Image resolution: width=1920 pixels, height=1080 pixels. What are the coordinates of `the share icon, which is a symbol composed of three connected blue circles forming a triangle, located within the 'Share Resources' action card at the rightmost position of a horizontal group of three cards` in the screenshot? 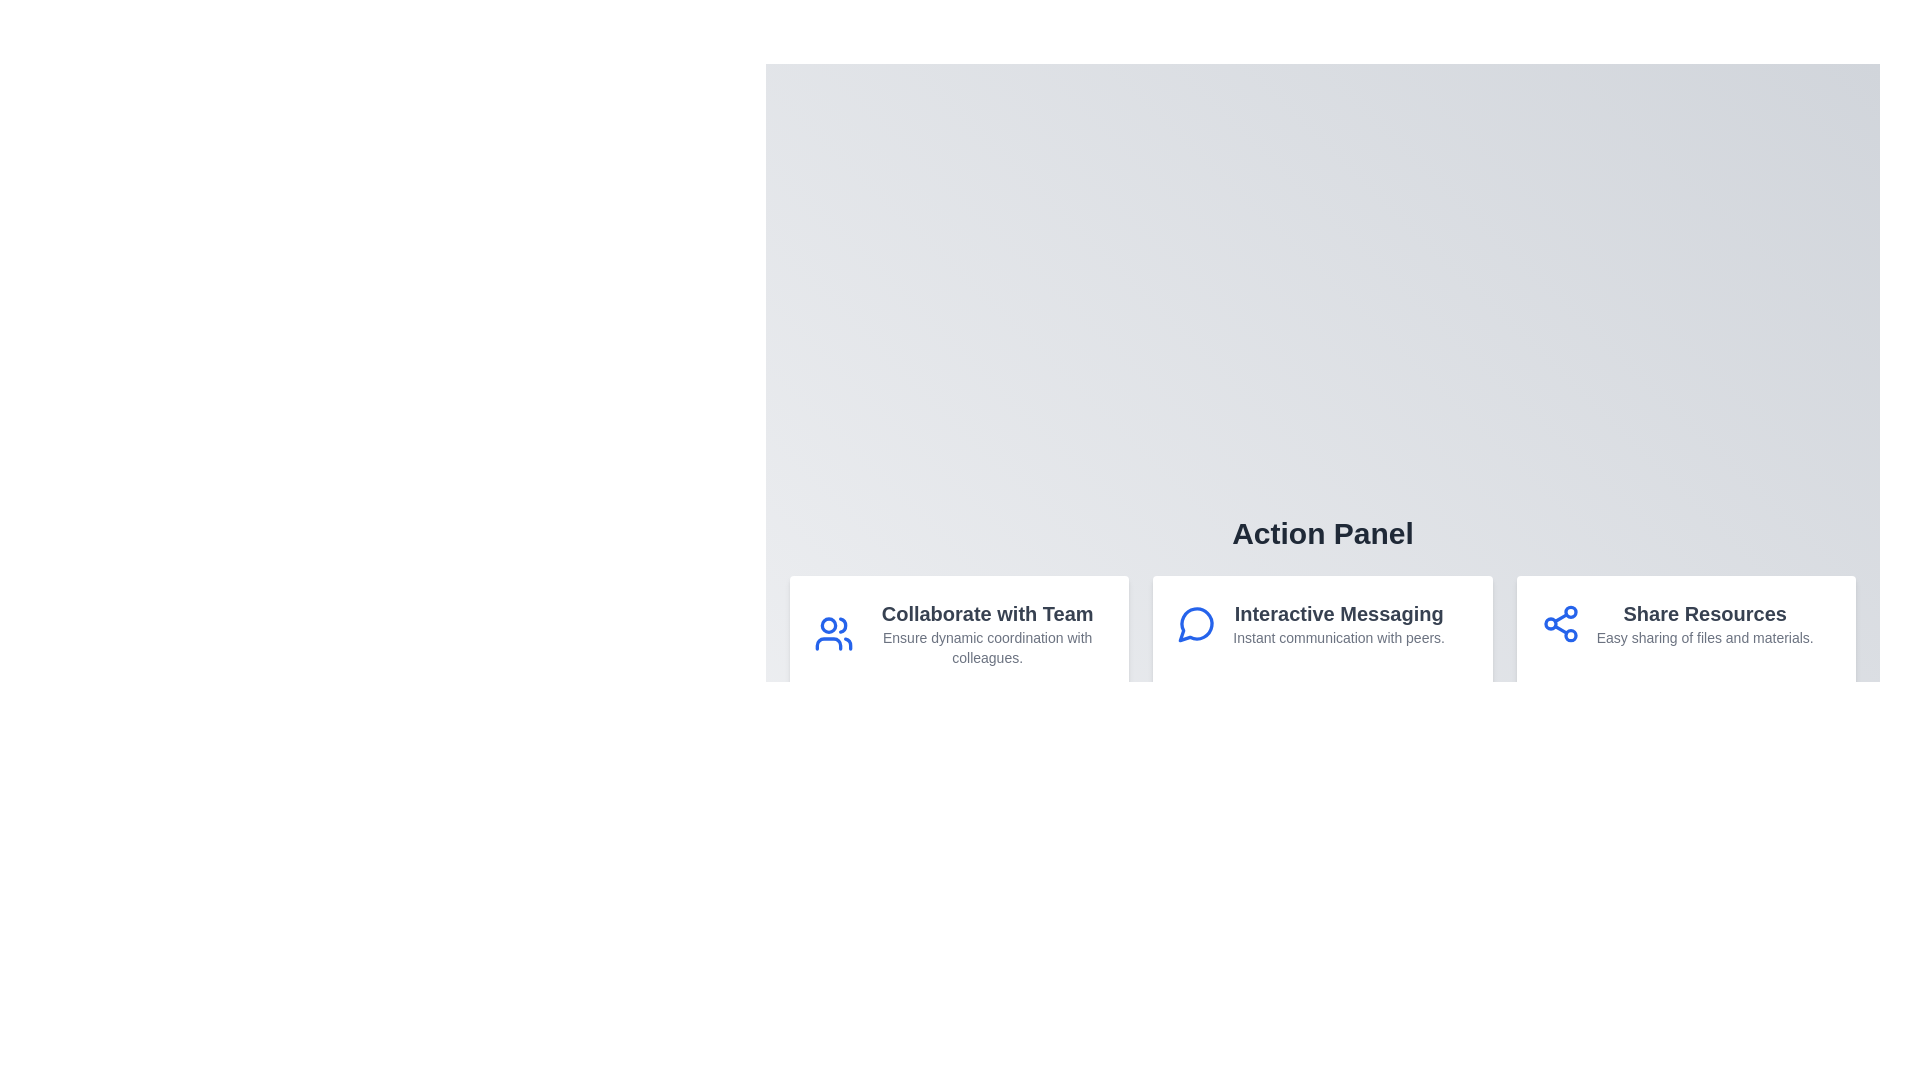 It's located at (1559, 623).